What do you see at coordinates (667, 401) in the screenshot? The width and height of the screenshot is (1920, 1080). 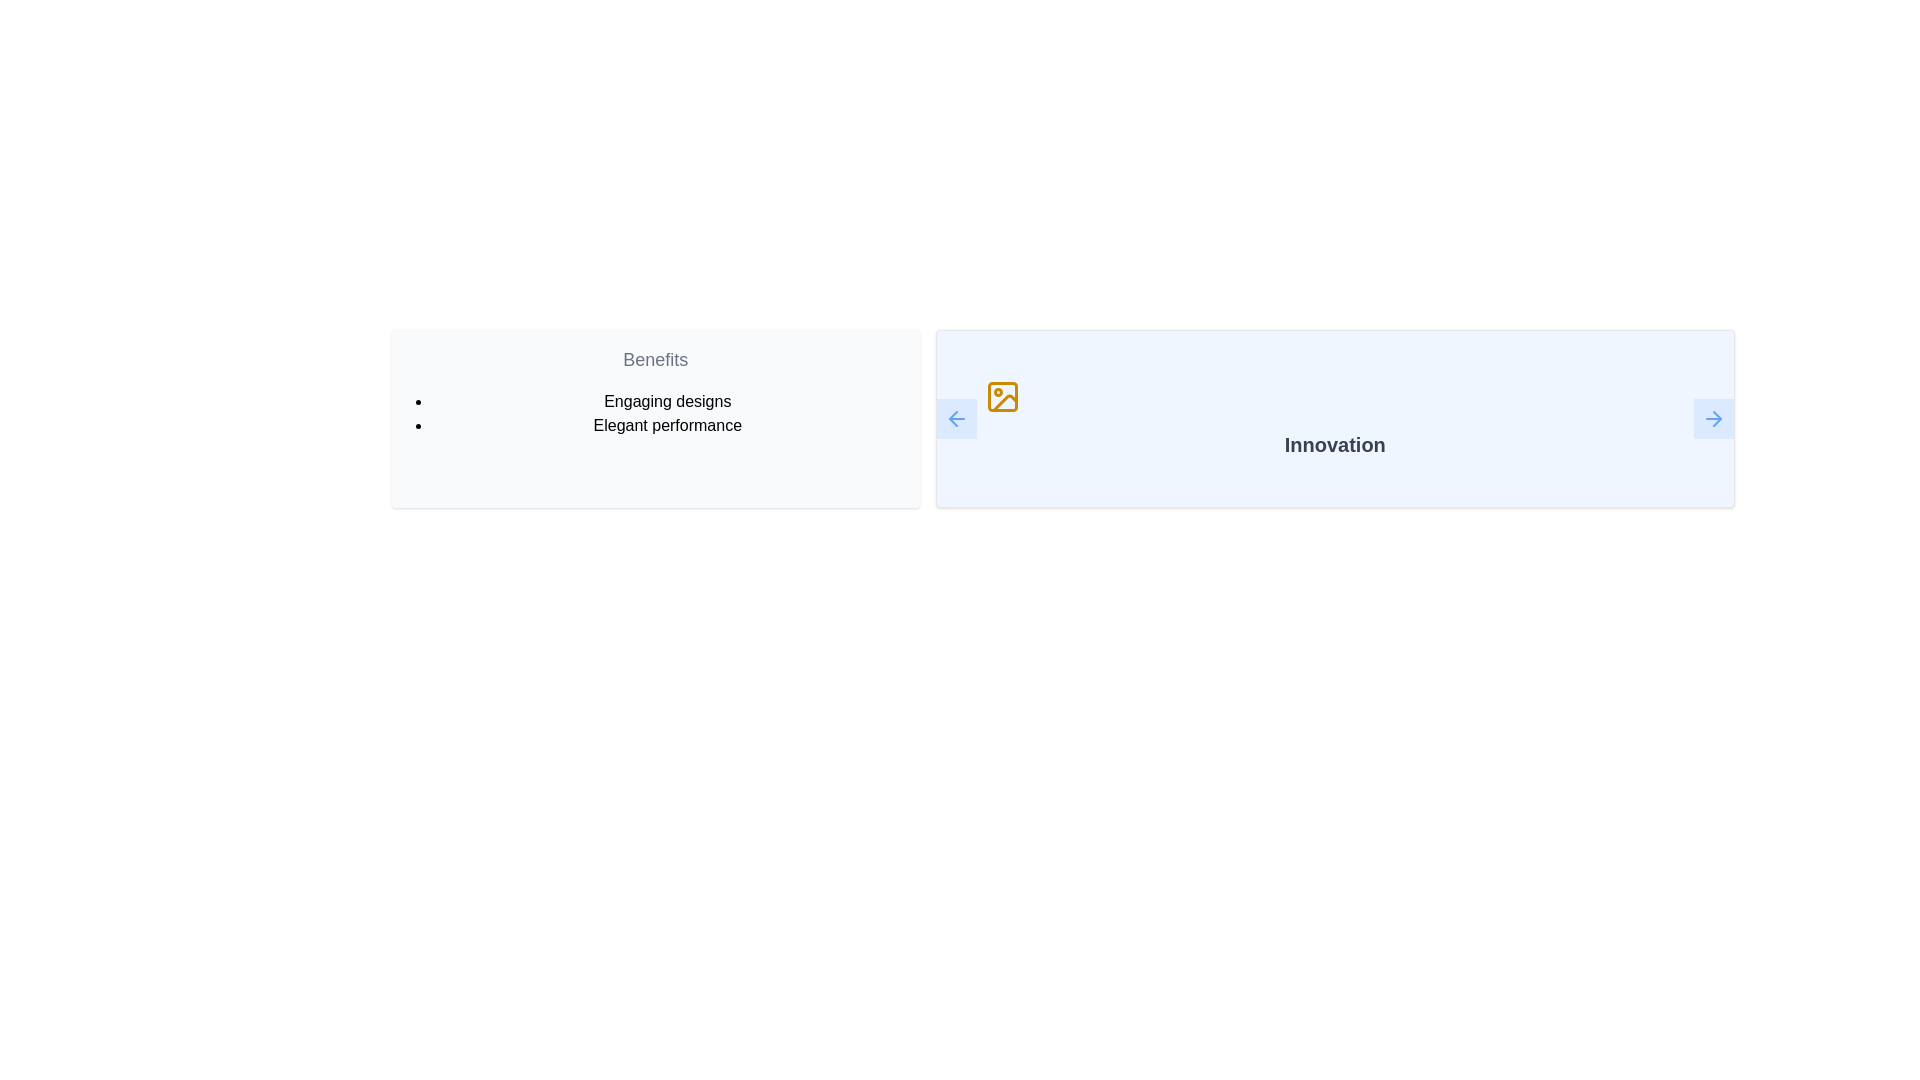 I see `the first item of the bulleted list reading 'Engaging designs' located under the header 'Benefits'` at bounding box center [667, 401].